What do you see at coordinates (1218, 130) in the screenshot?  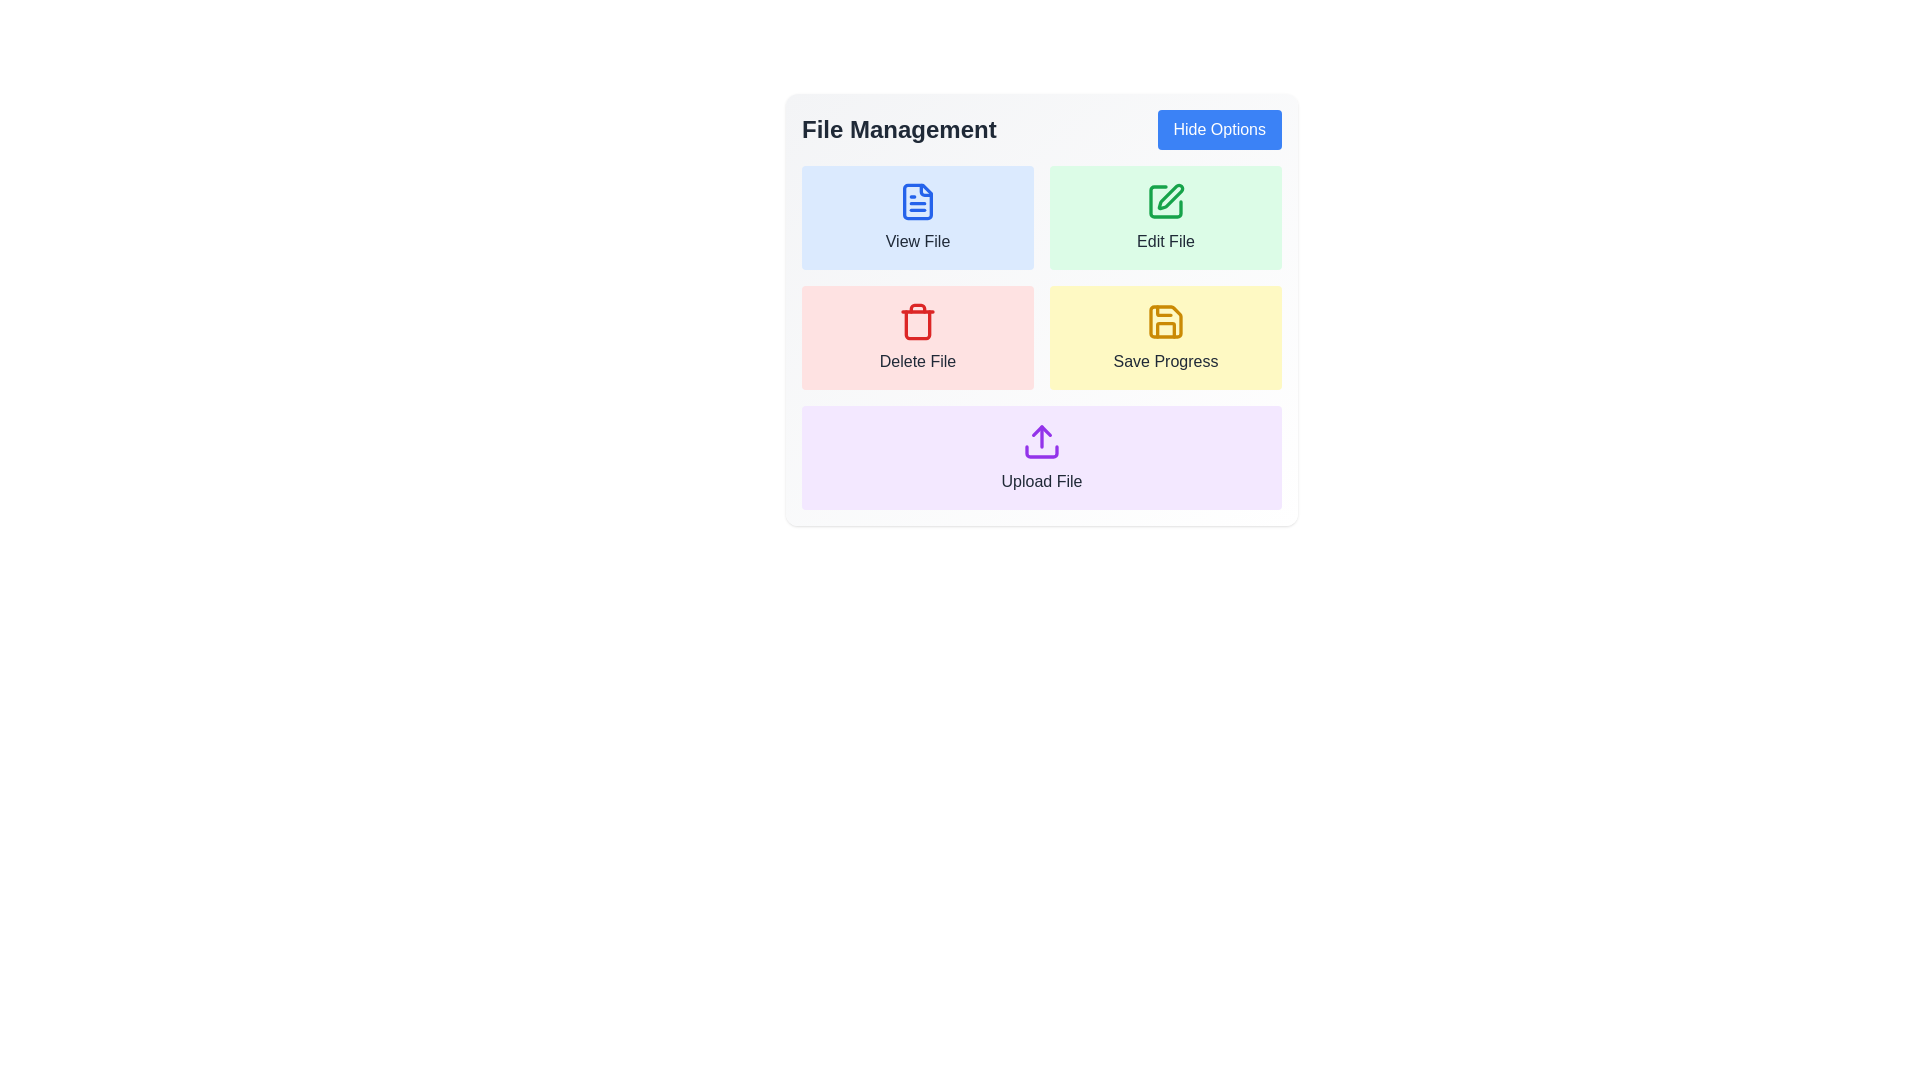 I see `the button in the top-right corner of the 'File Management' section for accessibility navigation` at bounding box center [1218, 130].